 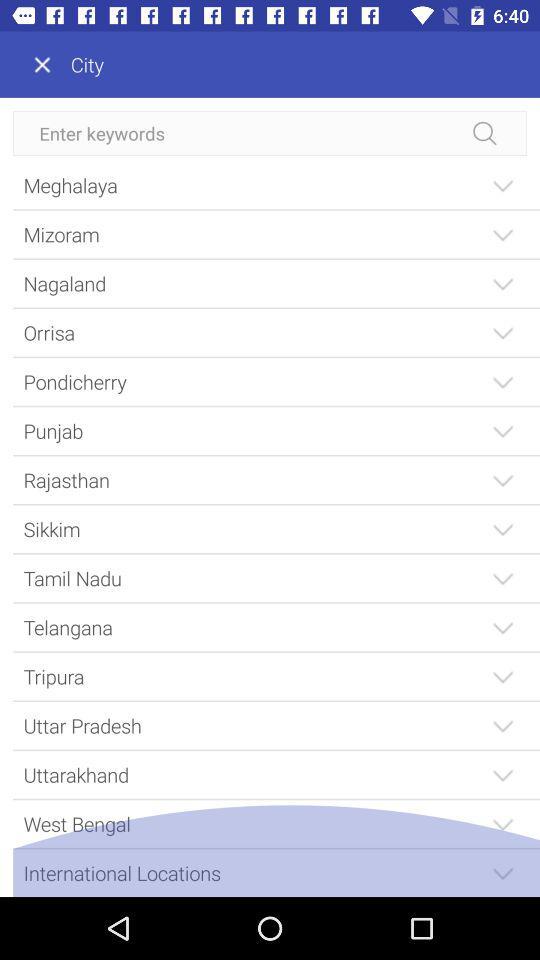 I want to click on the first drop down button, so click(x=502, y=184).